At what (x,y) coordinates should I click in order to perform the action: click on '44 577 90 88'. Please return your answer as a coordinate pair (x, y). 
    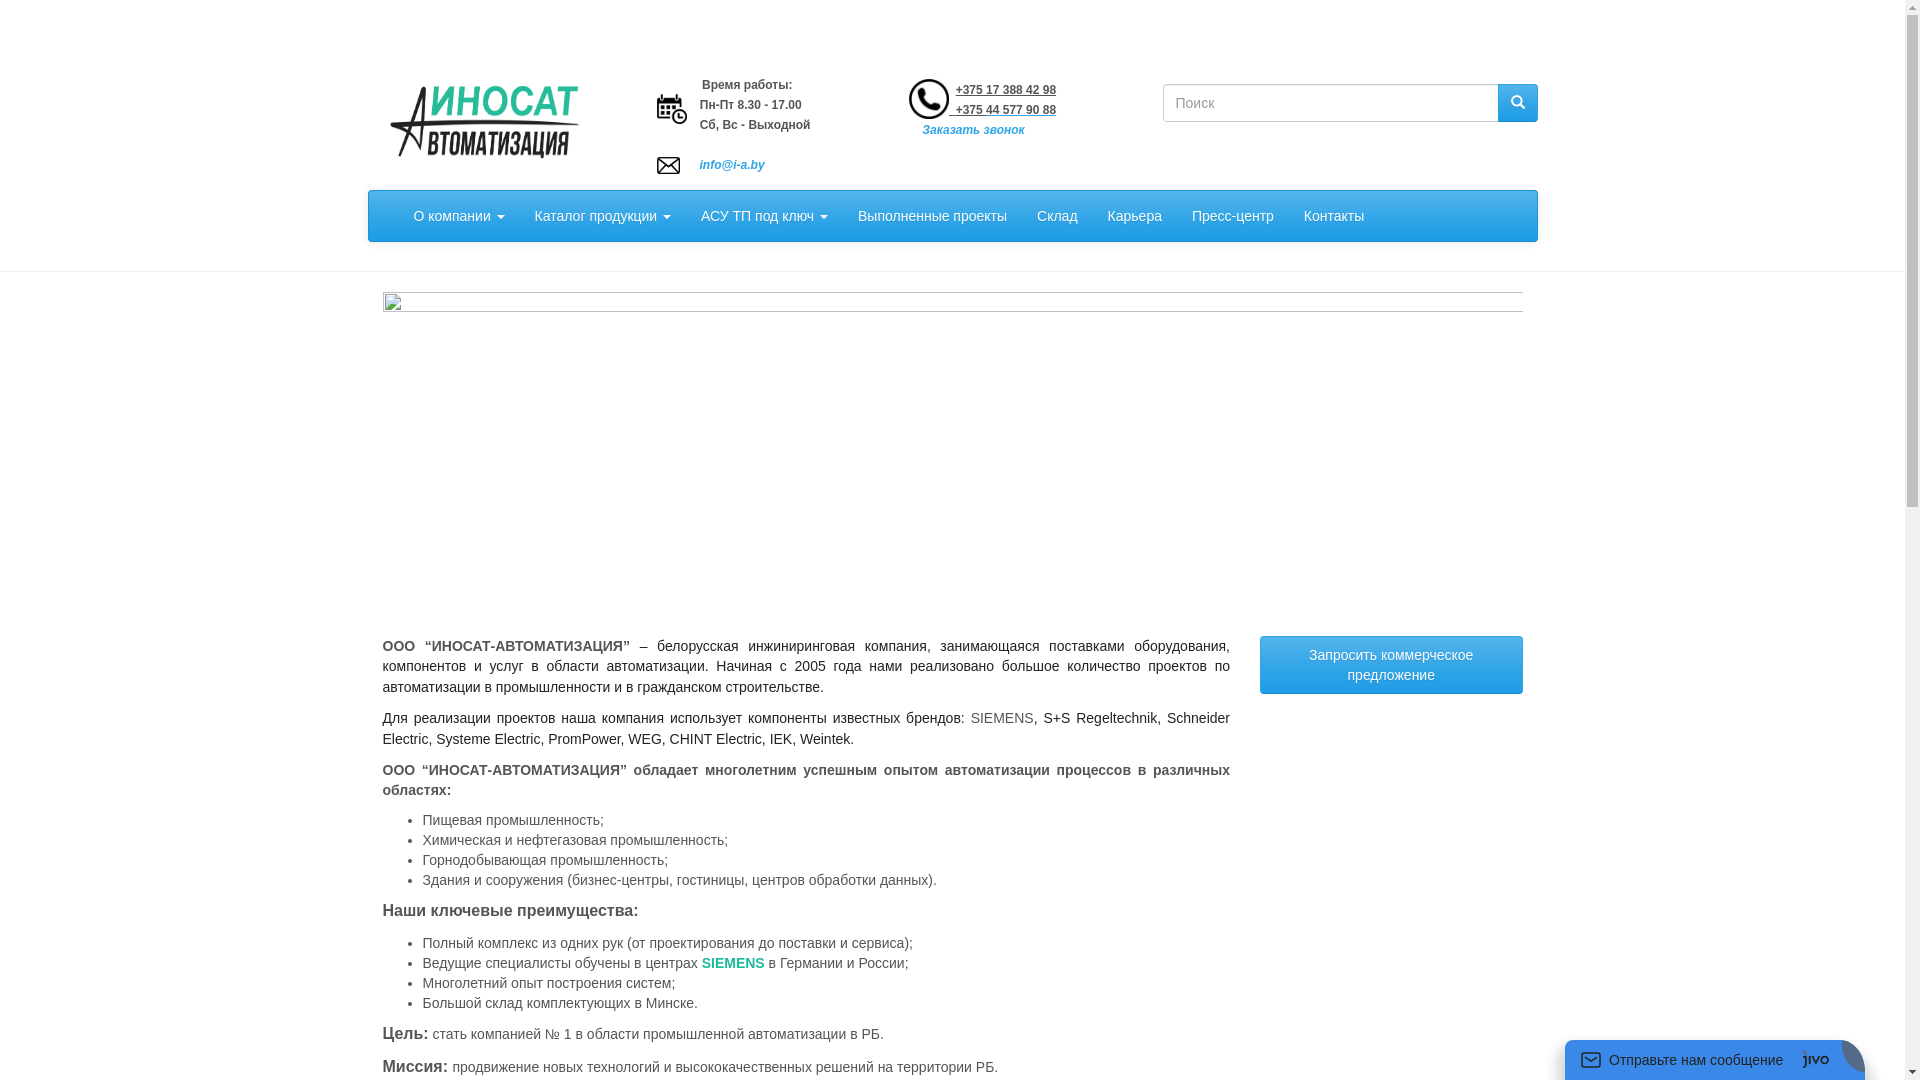
    Looking at the image, I should click on (1021, 110).